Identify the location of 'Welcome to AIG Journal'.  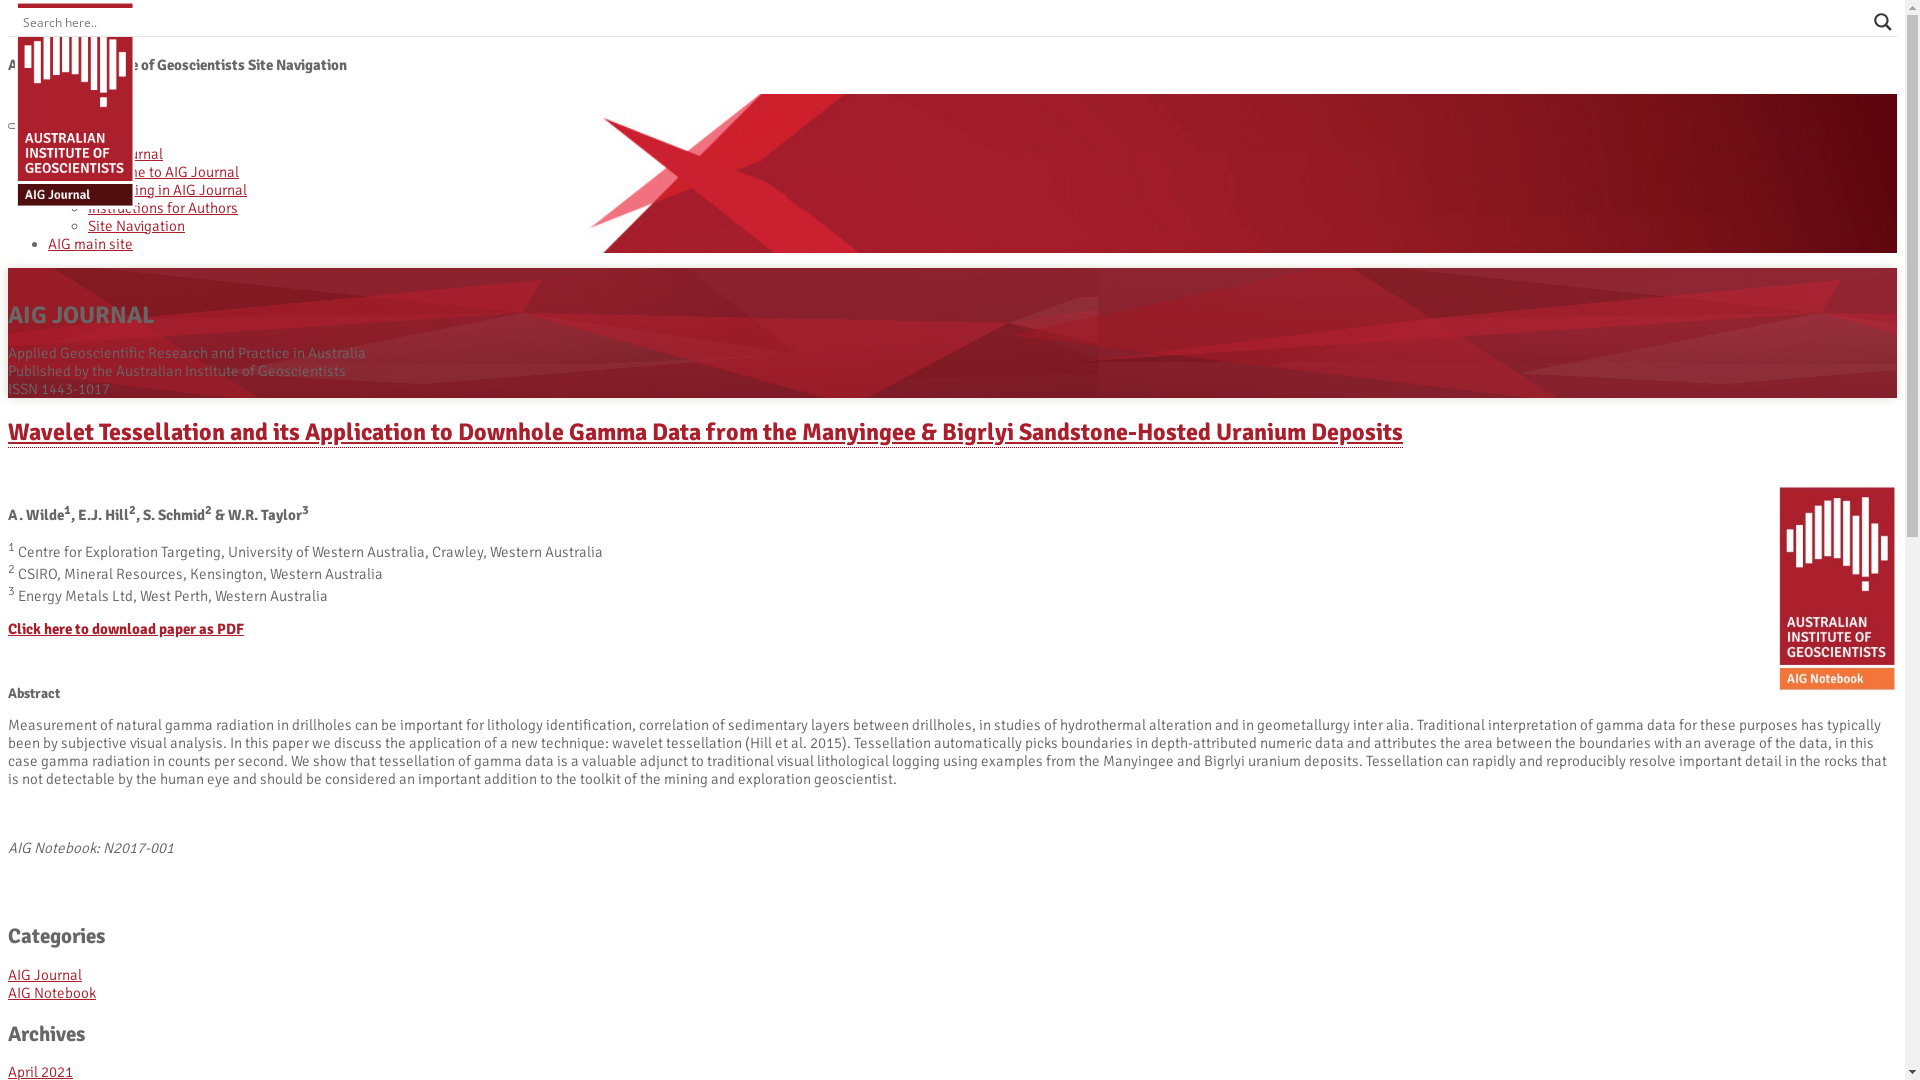
(163, 171).